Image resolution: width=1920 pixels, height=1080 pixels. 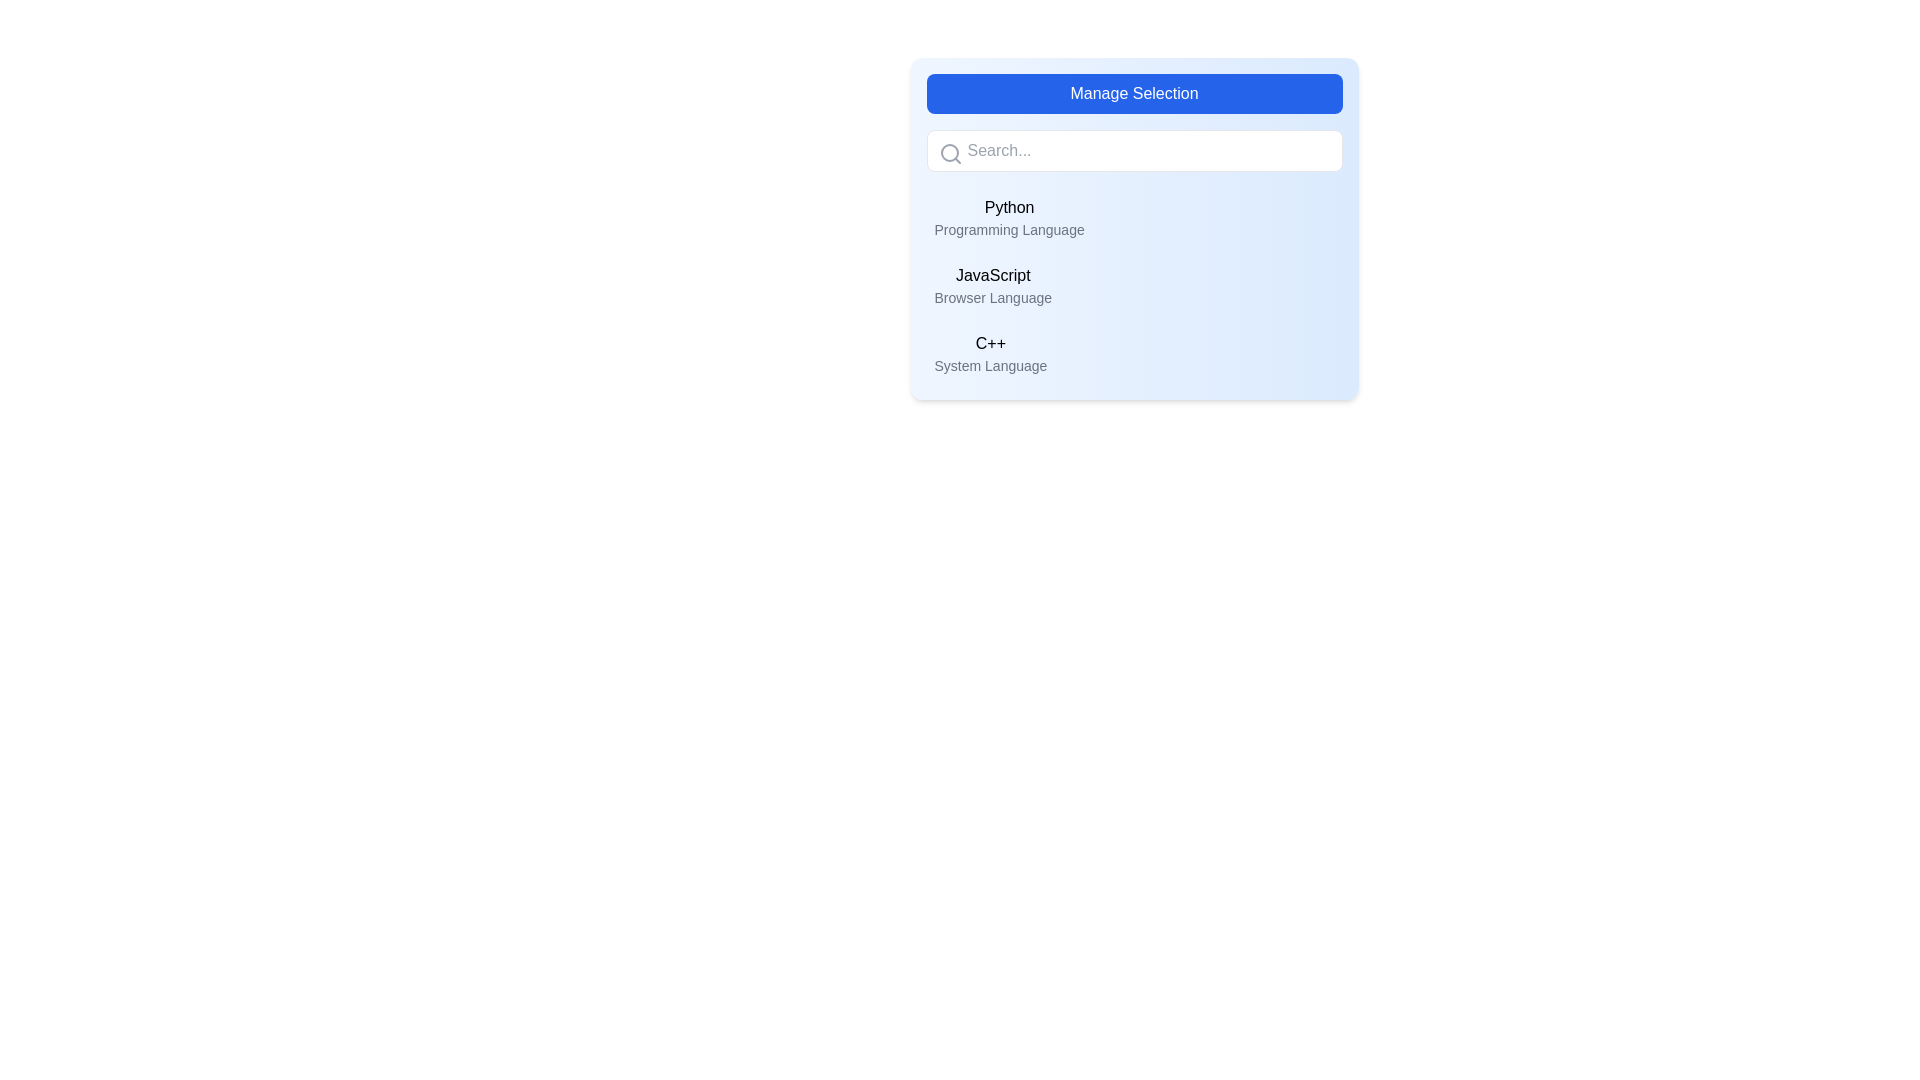 I want to click on the informational list item labeled 'JavaScript' using the keyboard, which is positioned below 'Python Programming Language' and above 'C++ System Language' in the upper right panel, so click(x=993, y=285).